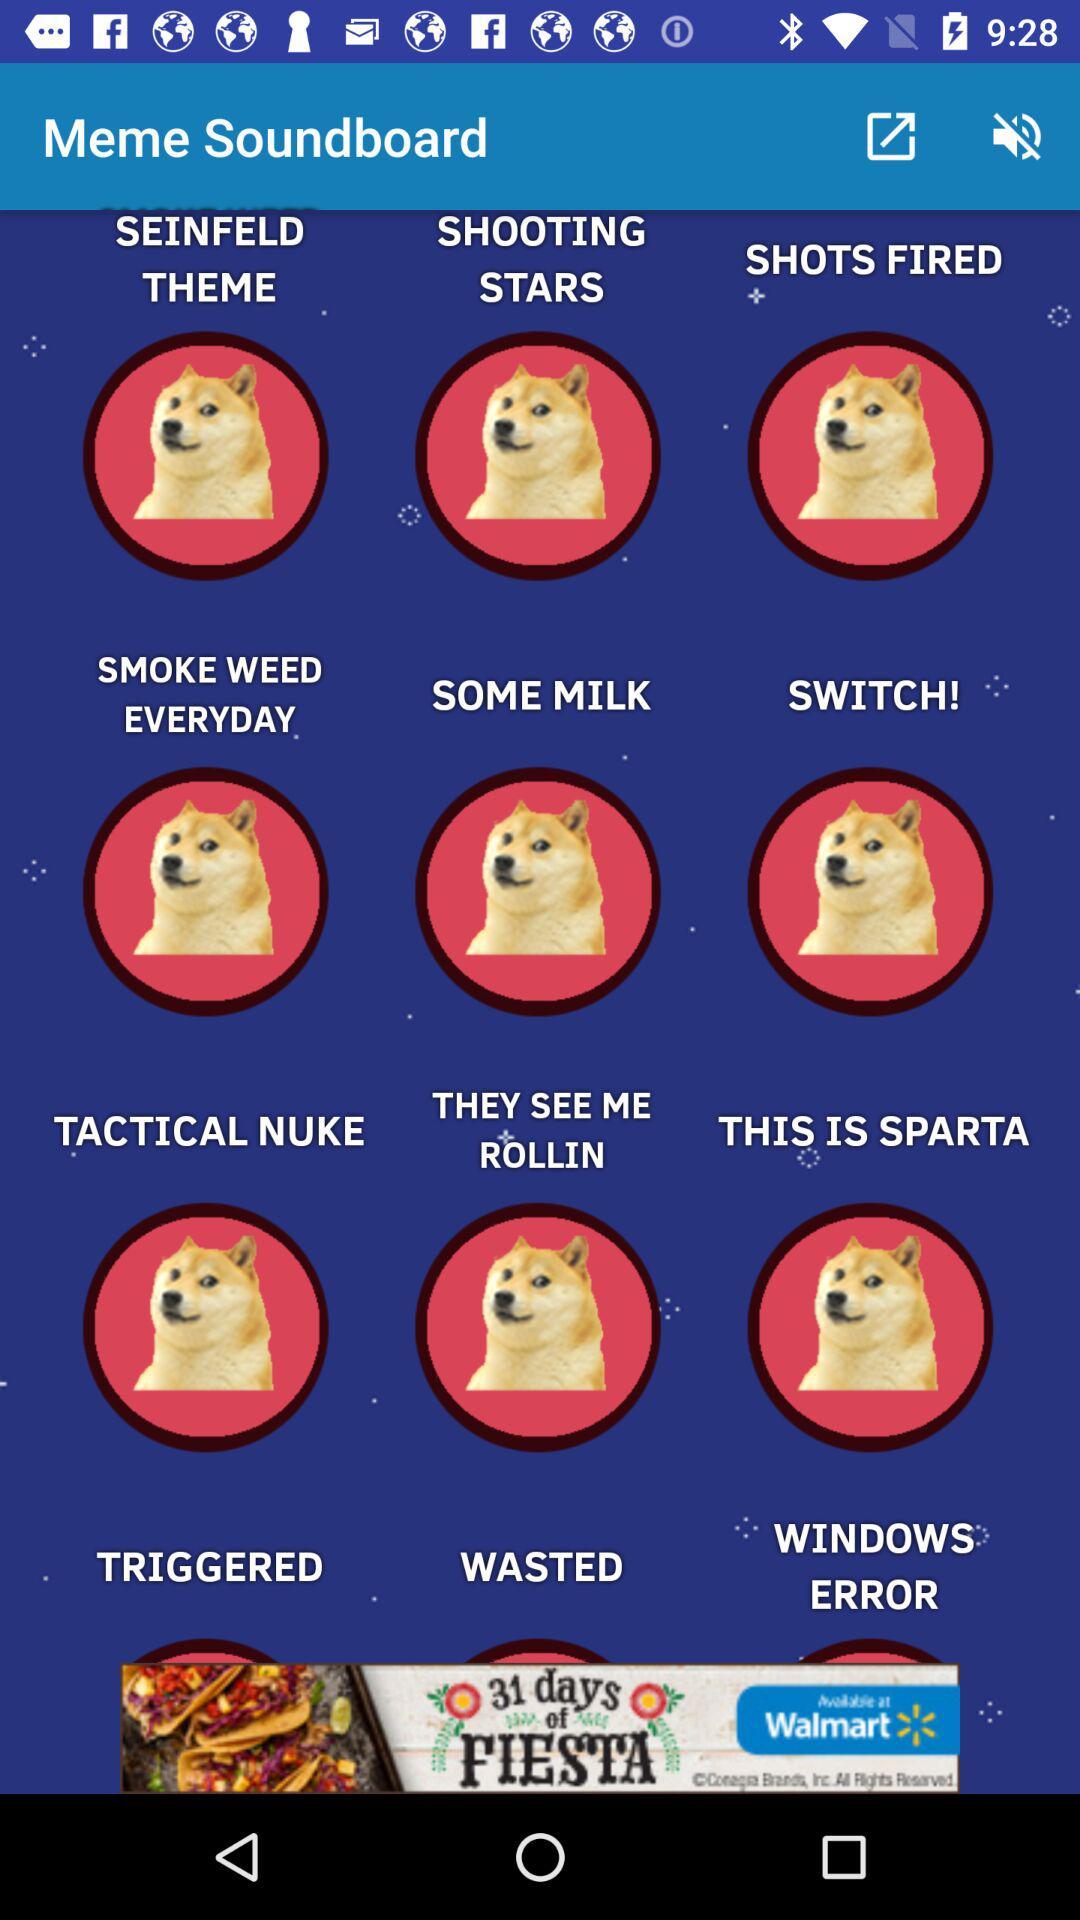 This screenshot has width=1080, height=1920. Describe the element at coordinates (540, 1530) in the screenshot. I see `option` at that location.